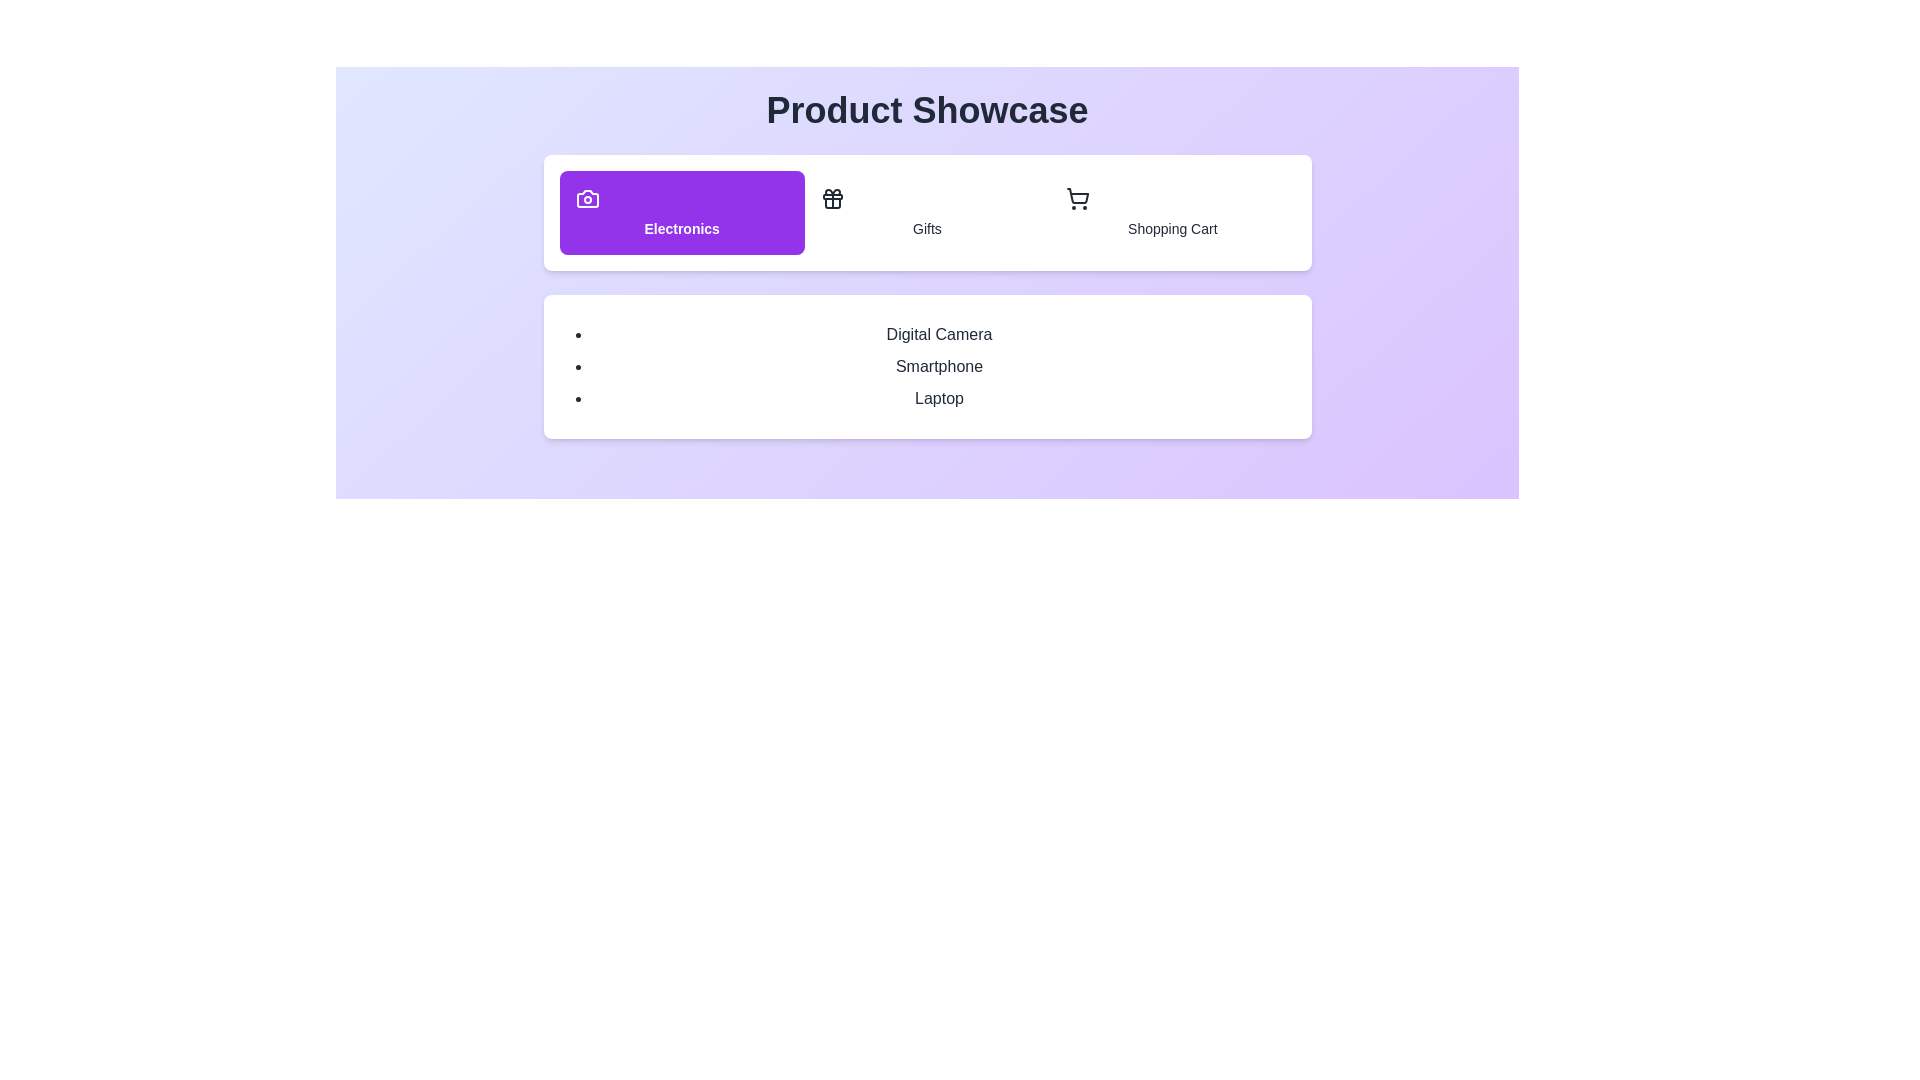 Image resolution: width=1920 pixels, height=1080 pixels. I want to click on the second button in the group of three buttons, so click(926, 212).